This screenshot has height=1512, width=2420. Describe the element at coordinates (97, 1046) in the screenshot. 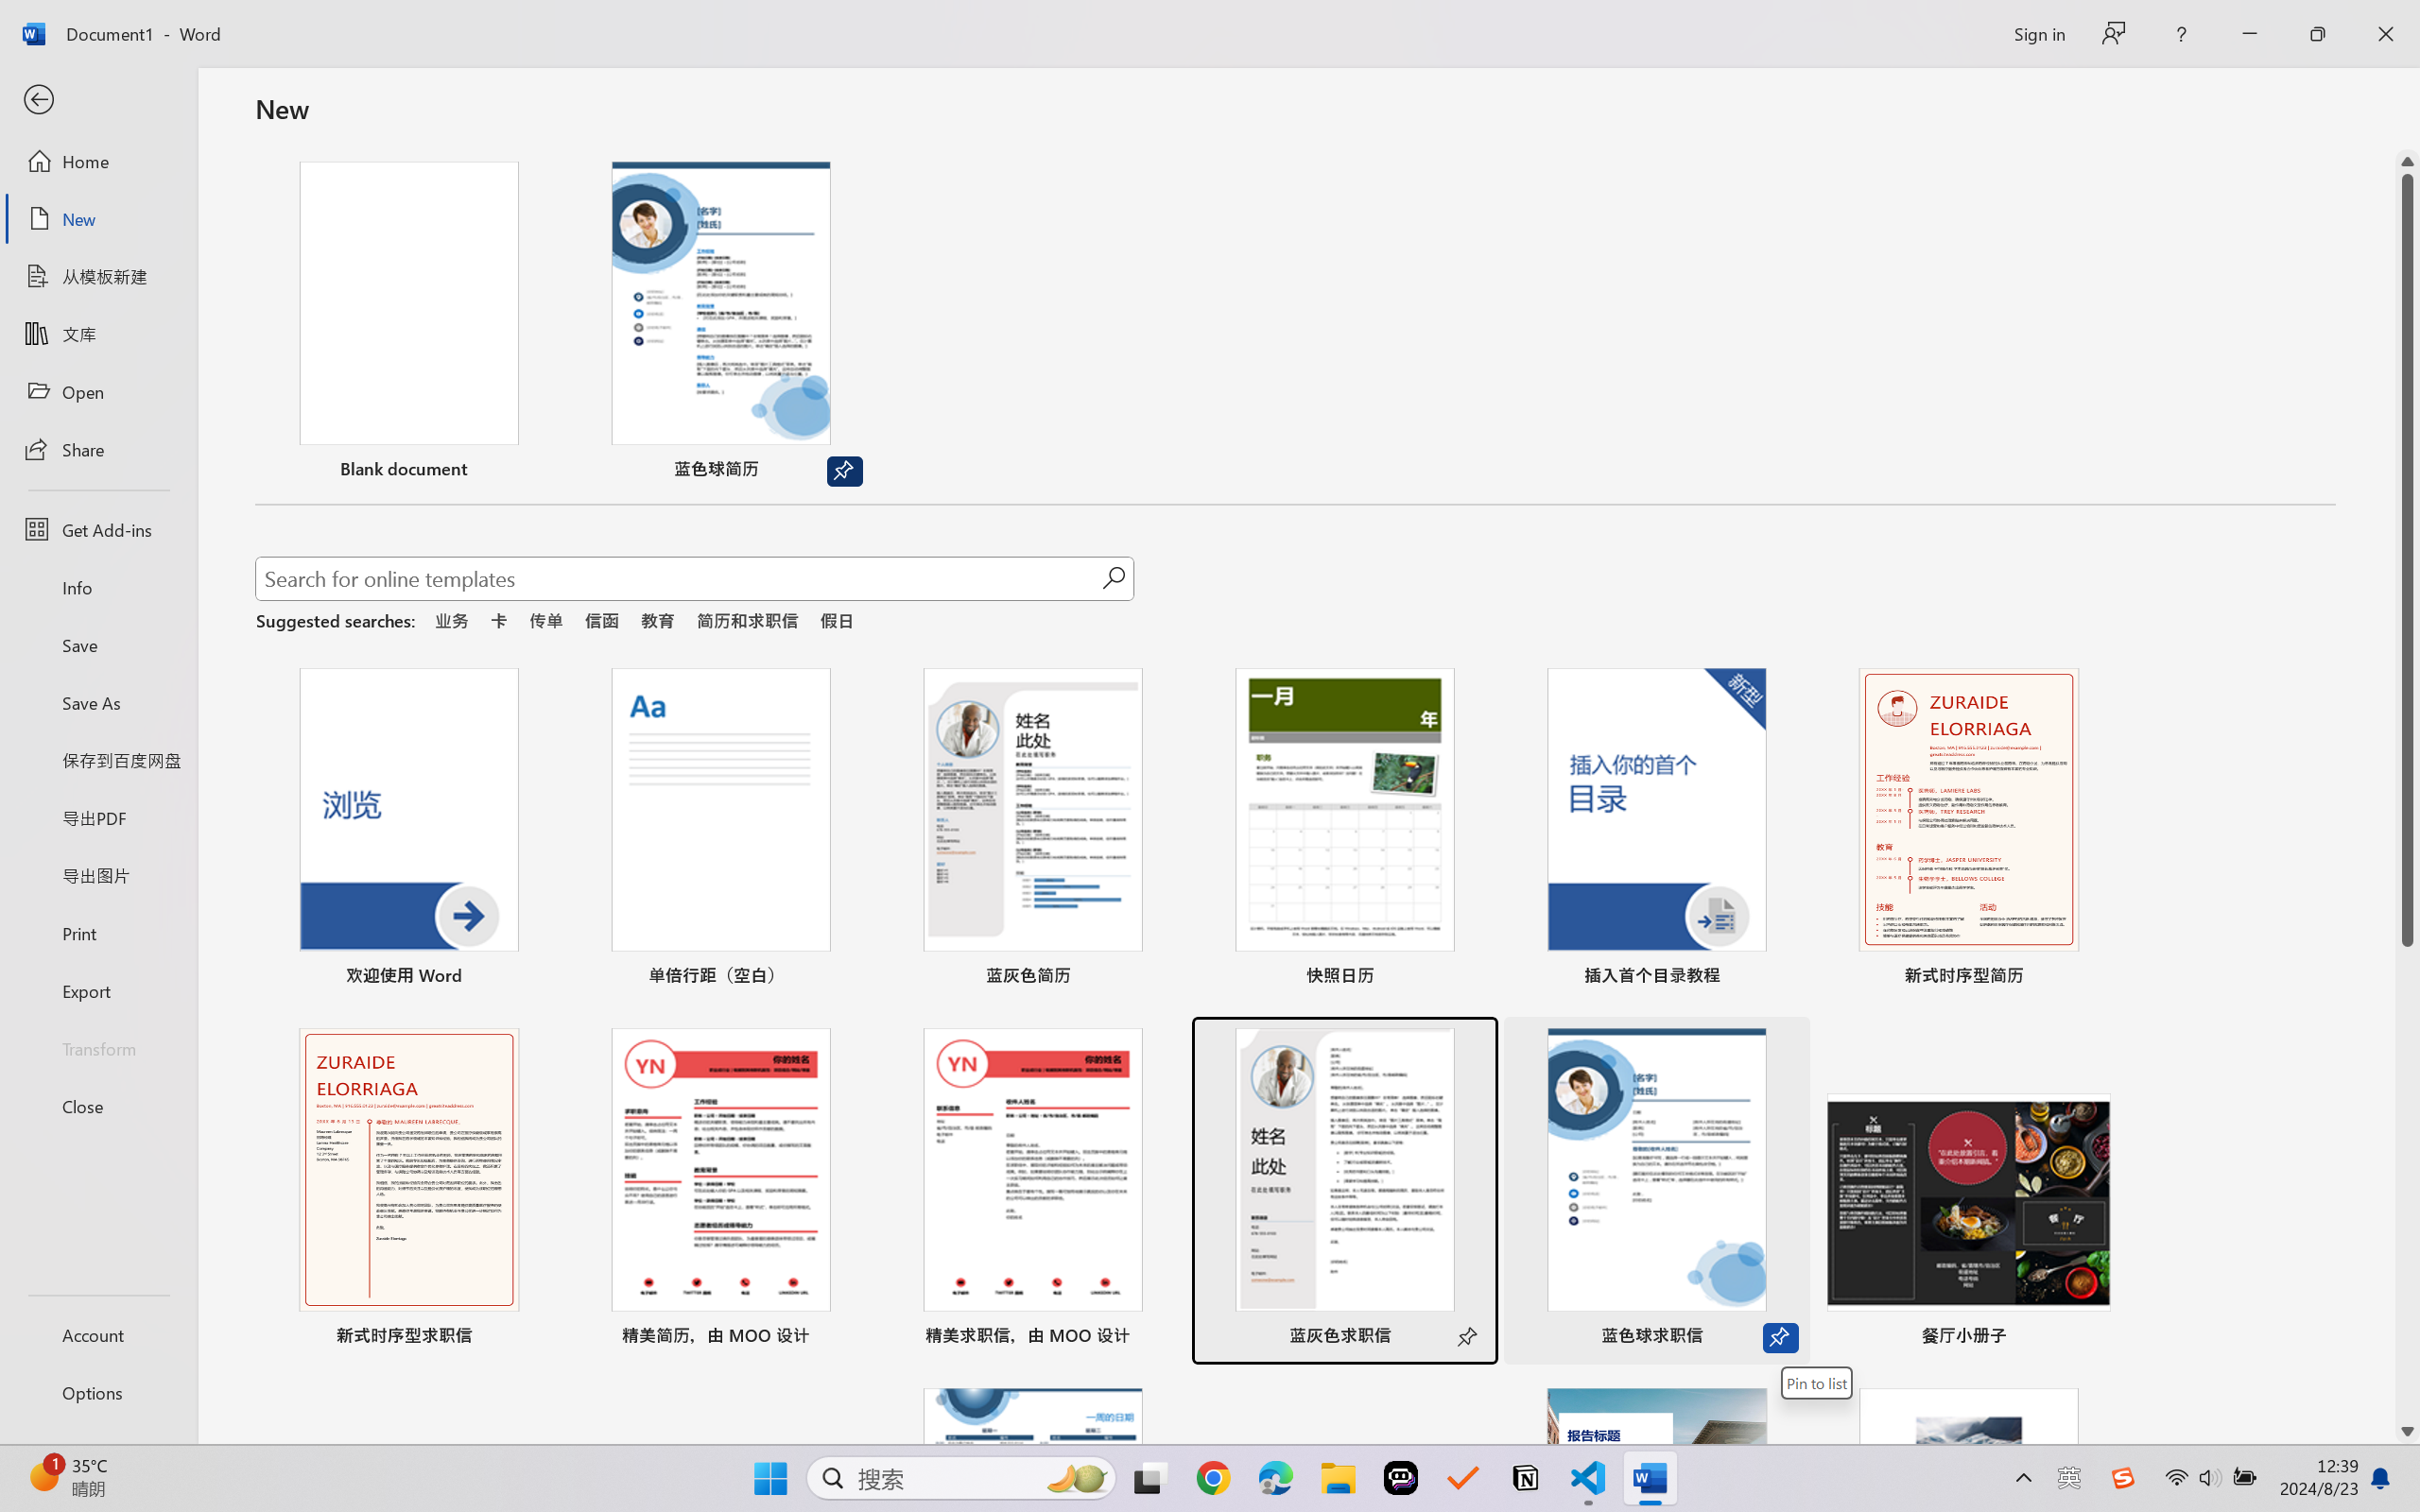

I see `'Transform'` at that location.